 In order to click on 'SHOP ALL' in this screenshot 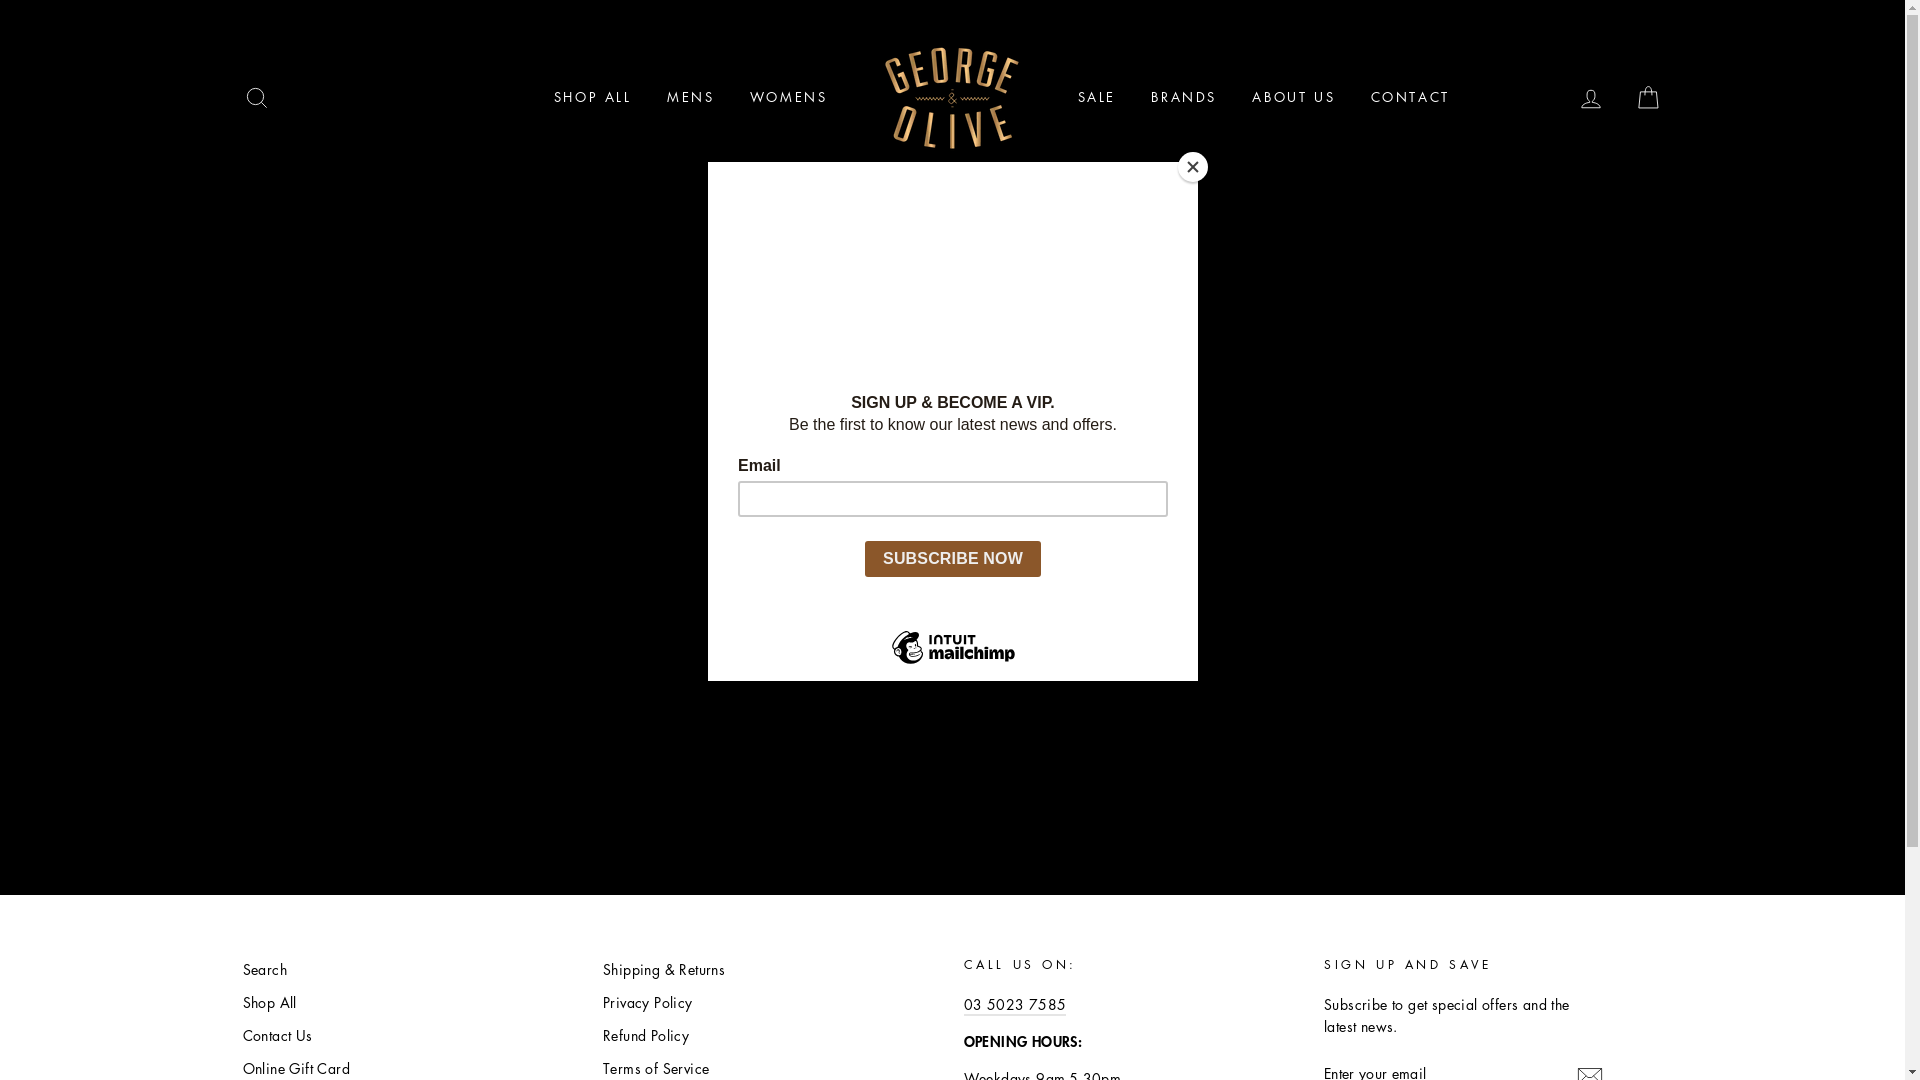, I will do `click(592, 97)`.